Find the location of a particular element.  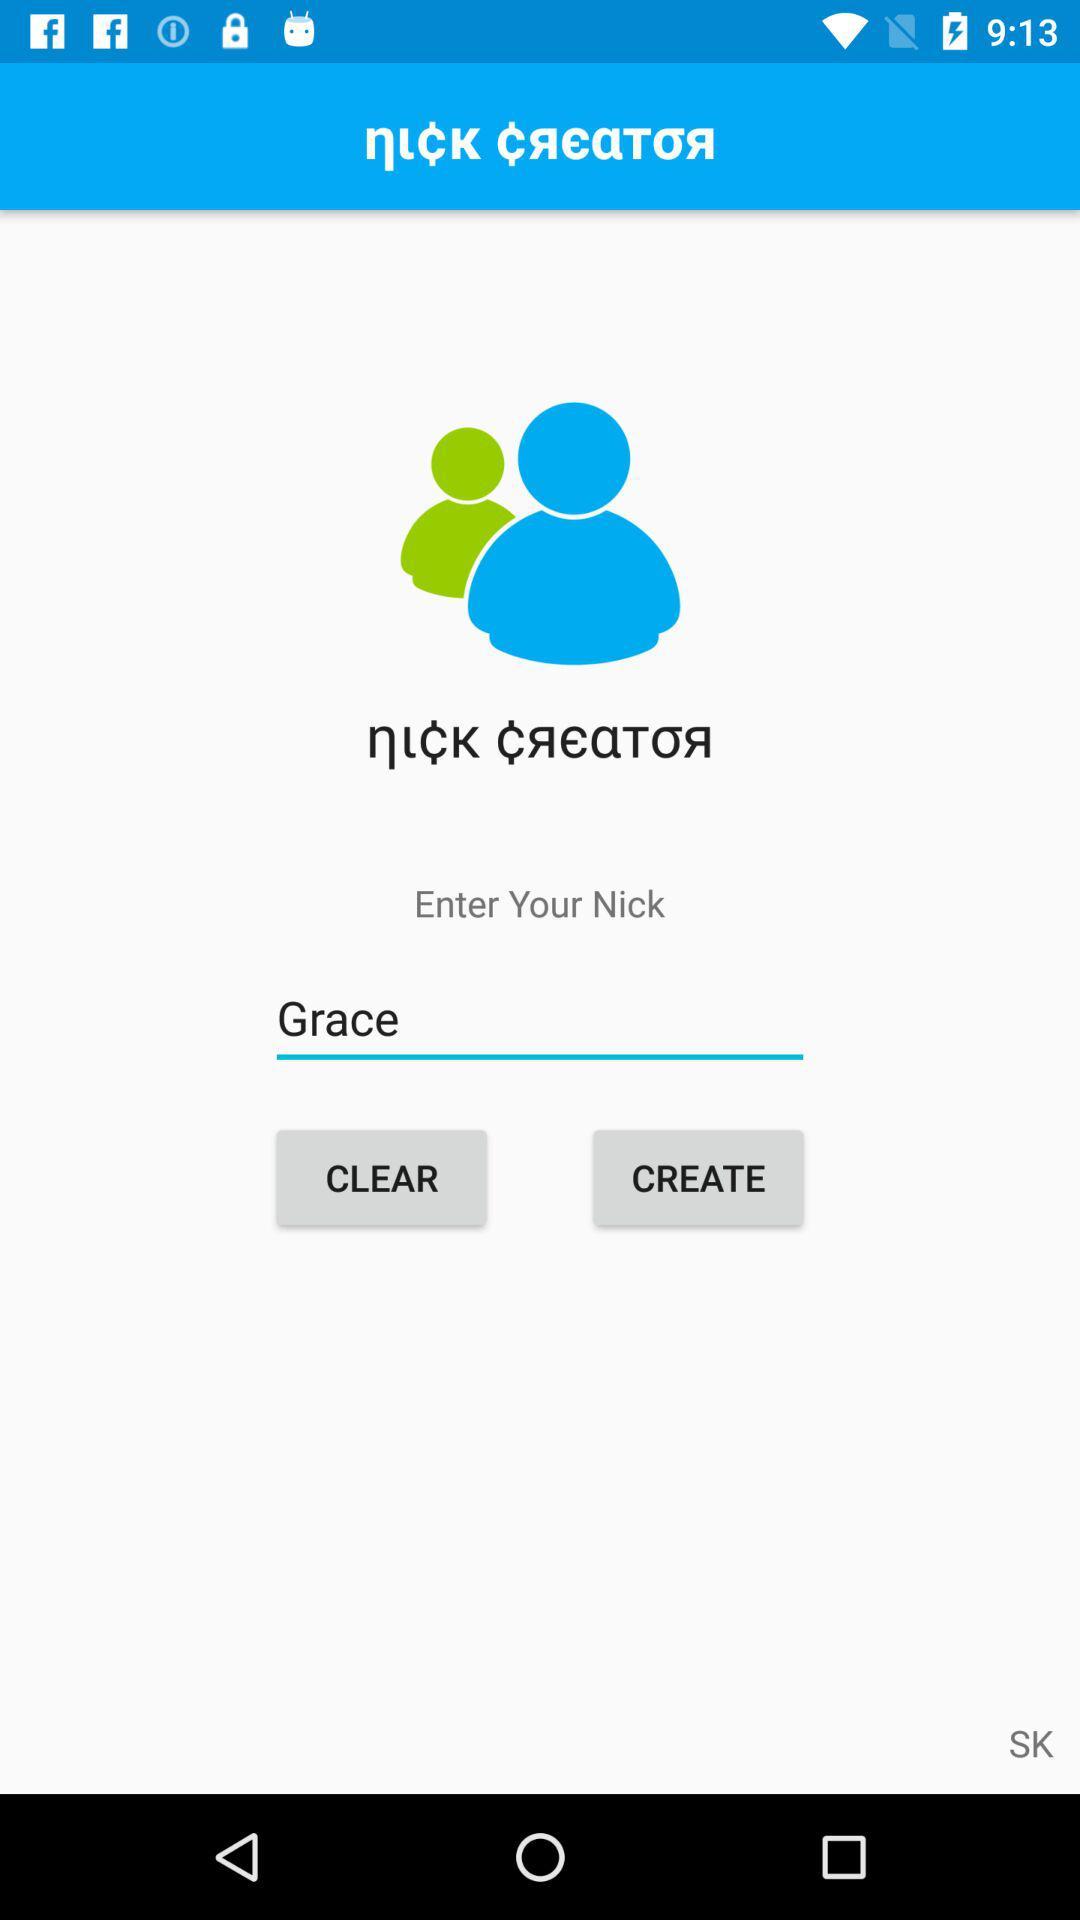

item to the left of the create icon is located at coordinates (381, 1177).